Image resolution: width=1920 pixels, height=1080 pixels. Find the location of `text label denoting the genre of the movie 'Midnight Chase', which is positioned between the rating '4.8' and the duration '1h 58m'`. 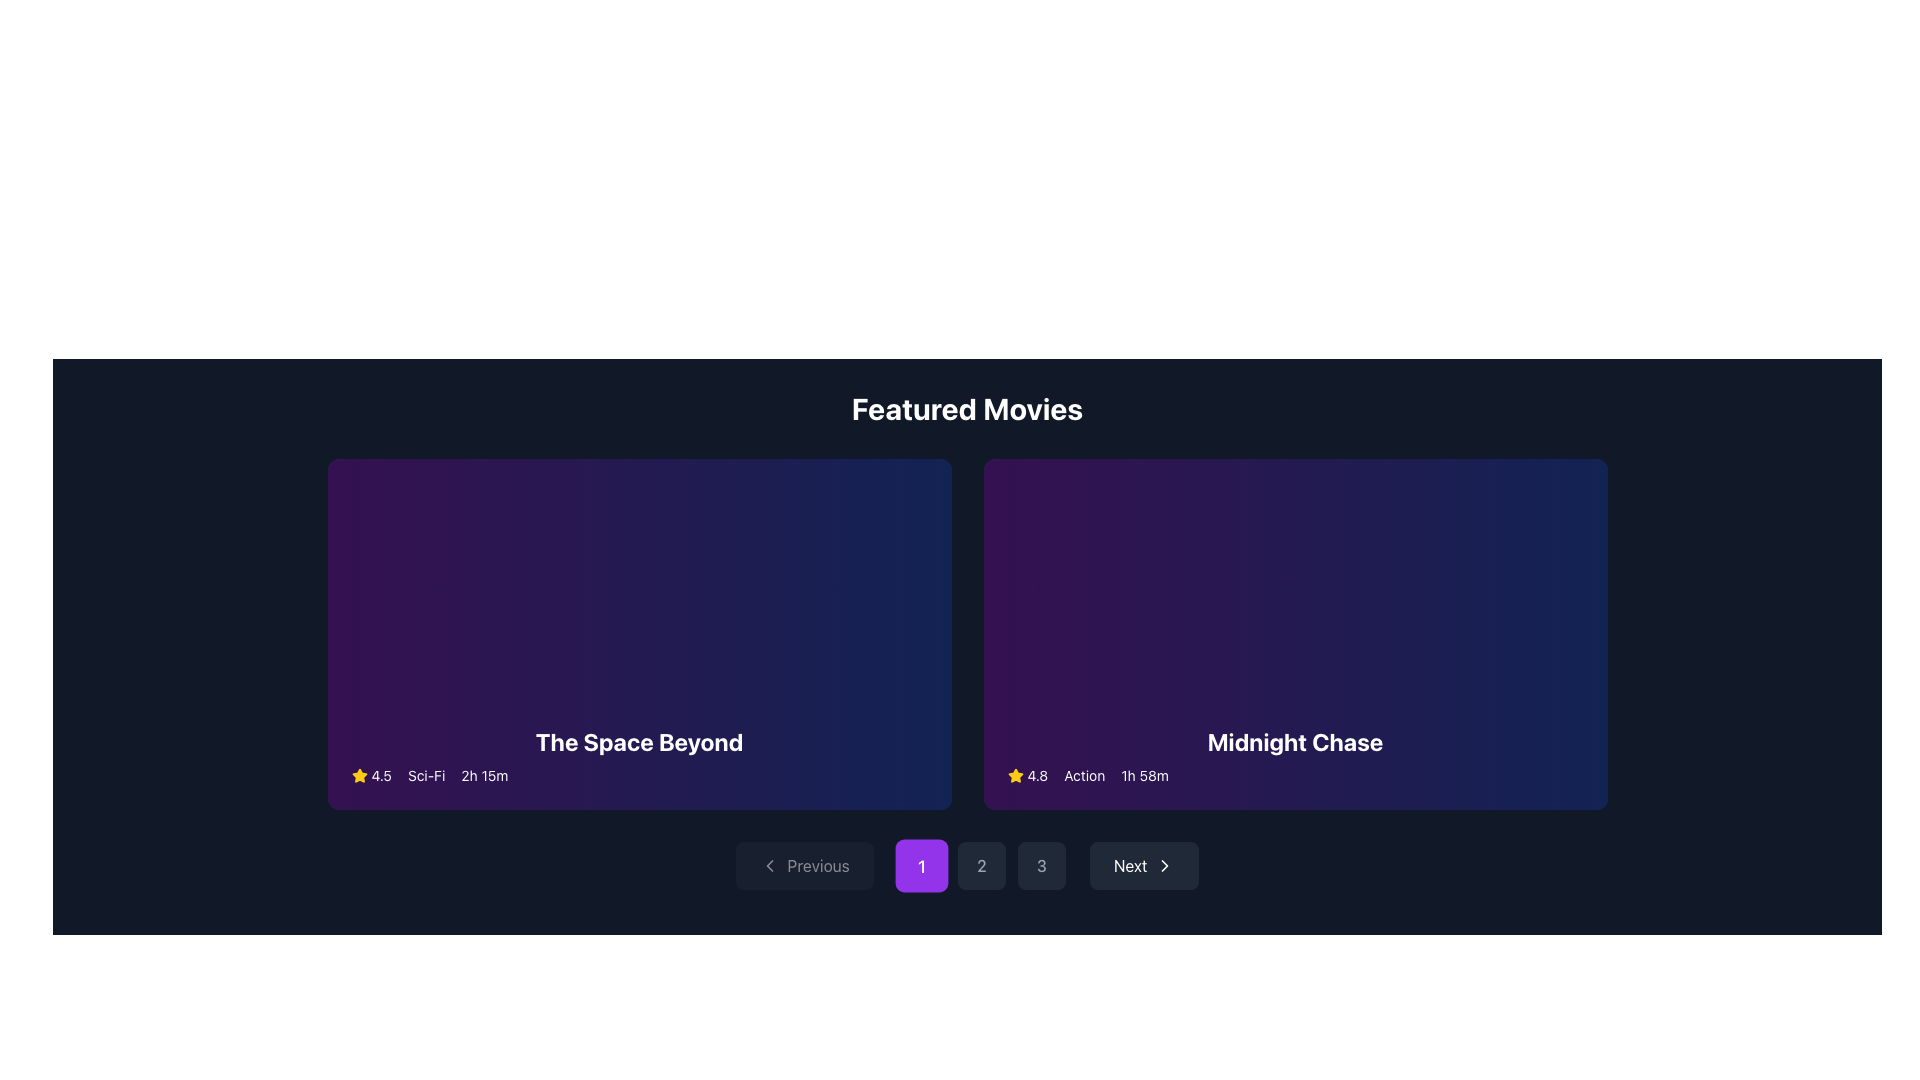

text label denoting the genre of the movie 'Midnight Chase', which is positioned between the rating '4.8' and the duration '1h 58m' is located at coordinates (1083, 774).